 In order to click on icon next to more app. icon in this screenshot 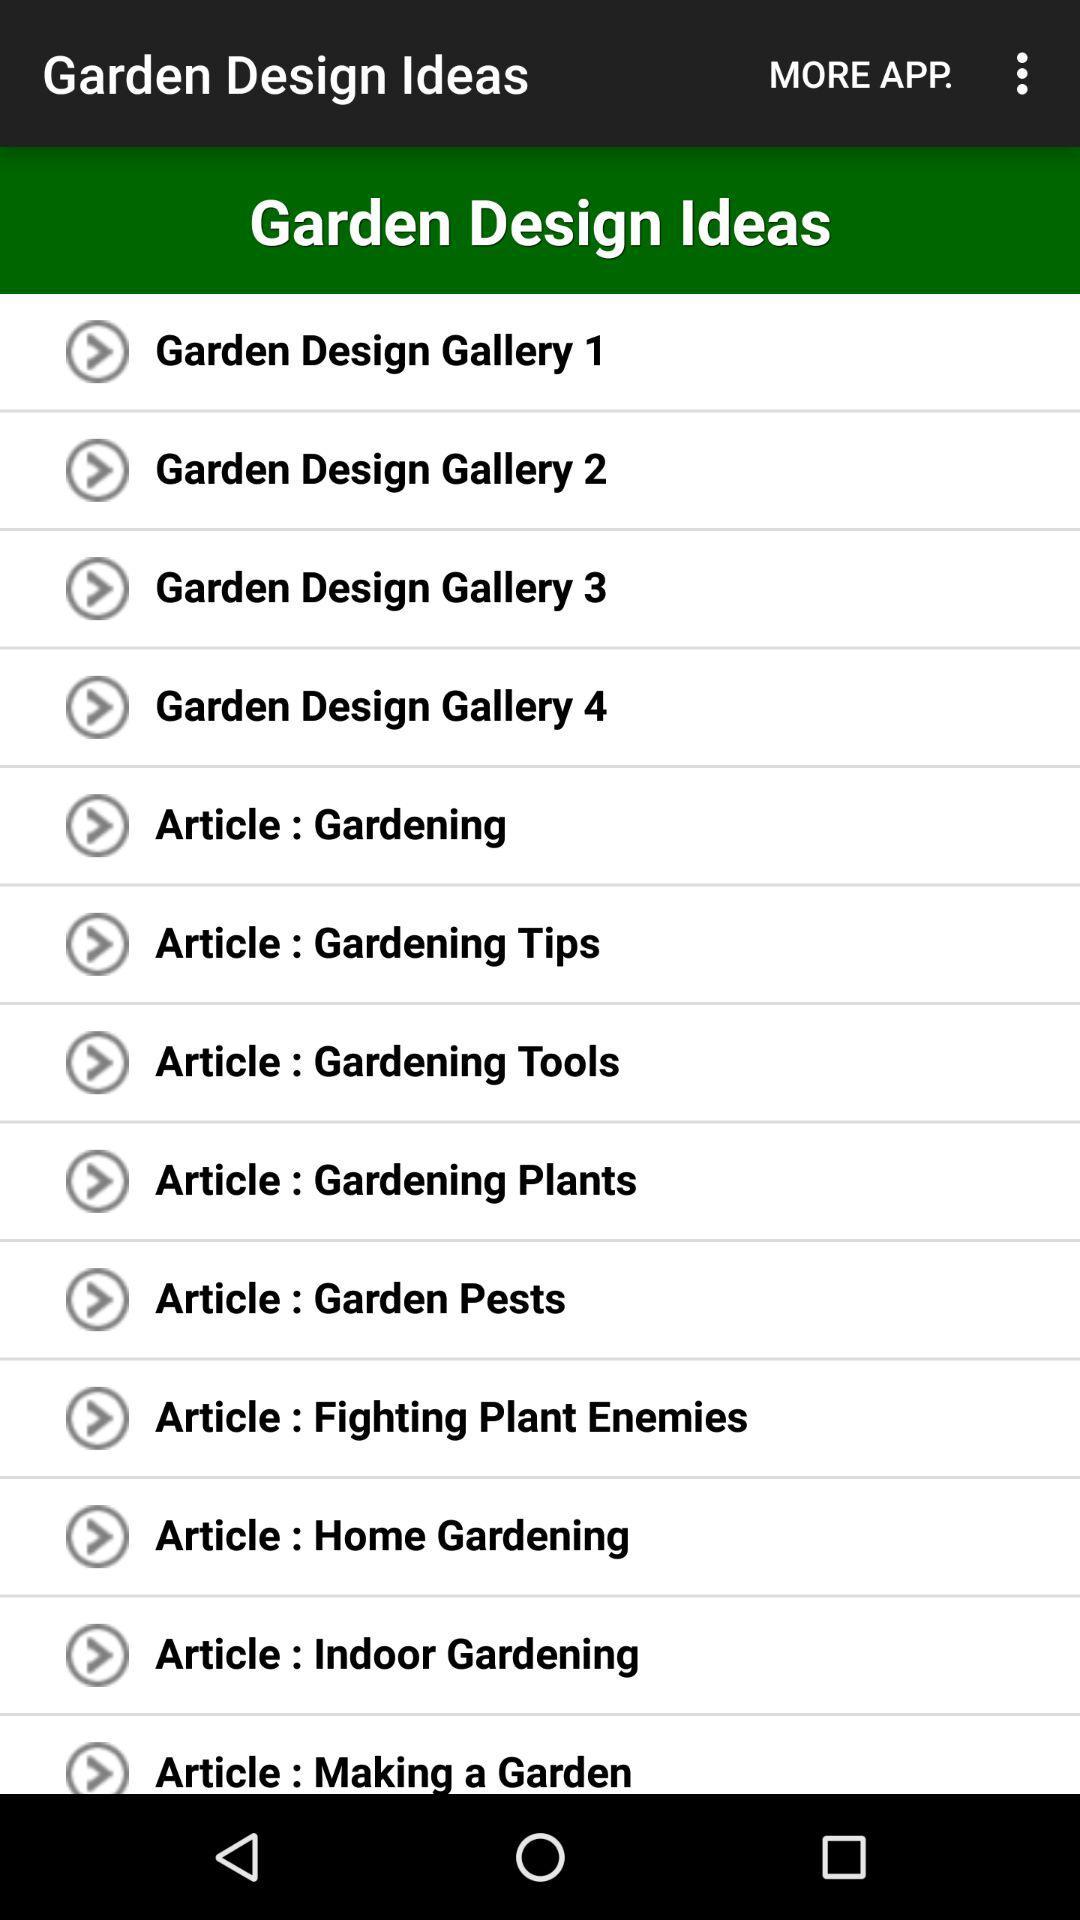, I will do `click(1027, 73)`.